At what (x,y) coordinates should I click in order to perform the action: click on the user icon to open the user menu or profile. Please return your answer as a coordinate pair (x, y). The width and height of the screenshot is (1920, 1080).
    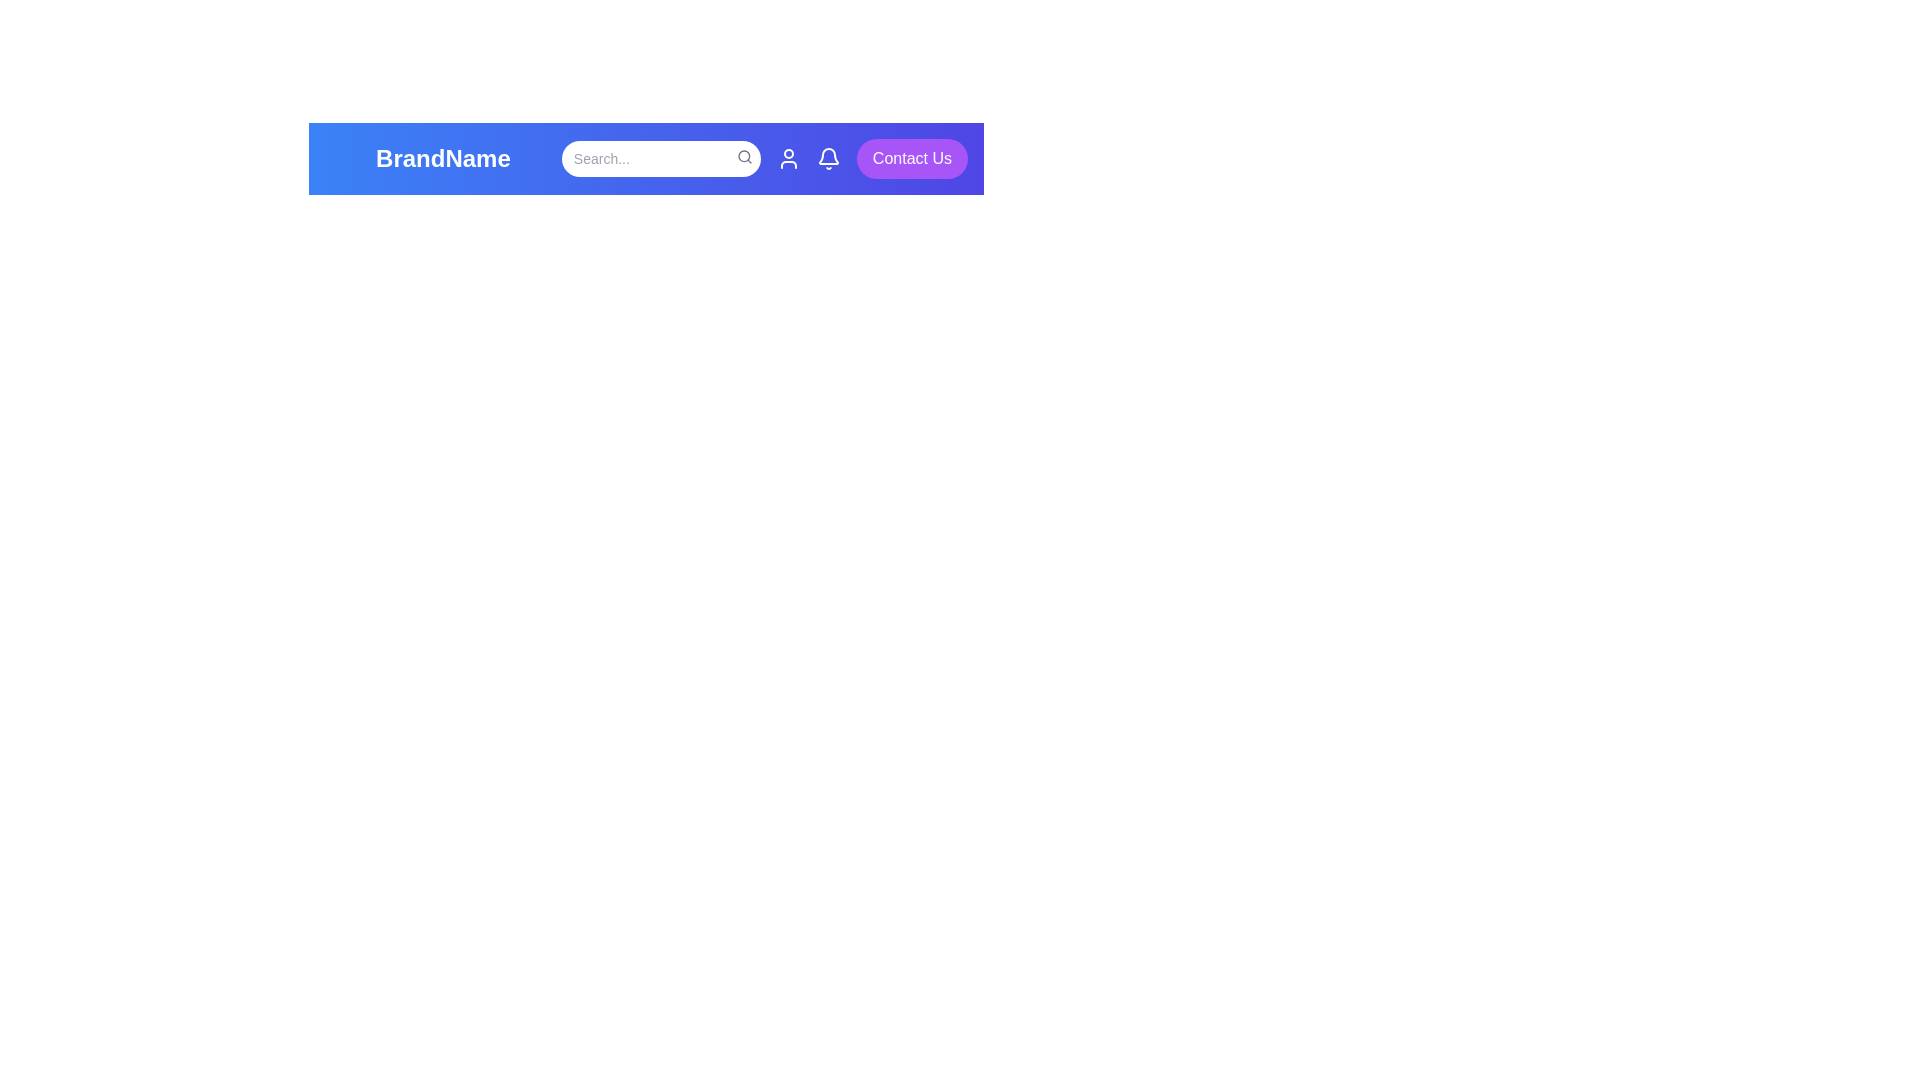
    Looking at the image, I should click on (787, 157).